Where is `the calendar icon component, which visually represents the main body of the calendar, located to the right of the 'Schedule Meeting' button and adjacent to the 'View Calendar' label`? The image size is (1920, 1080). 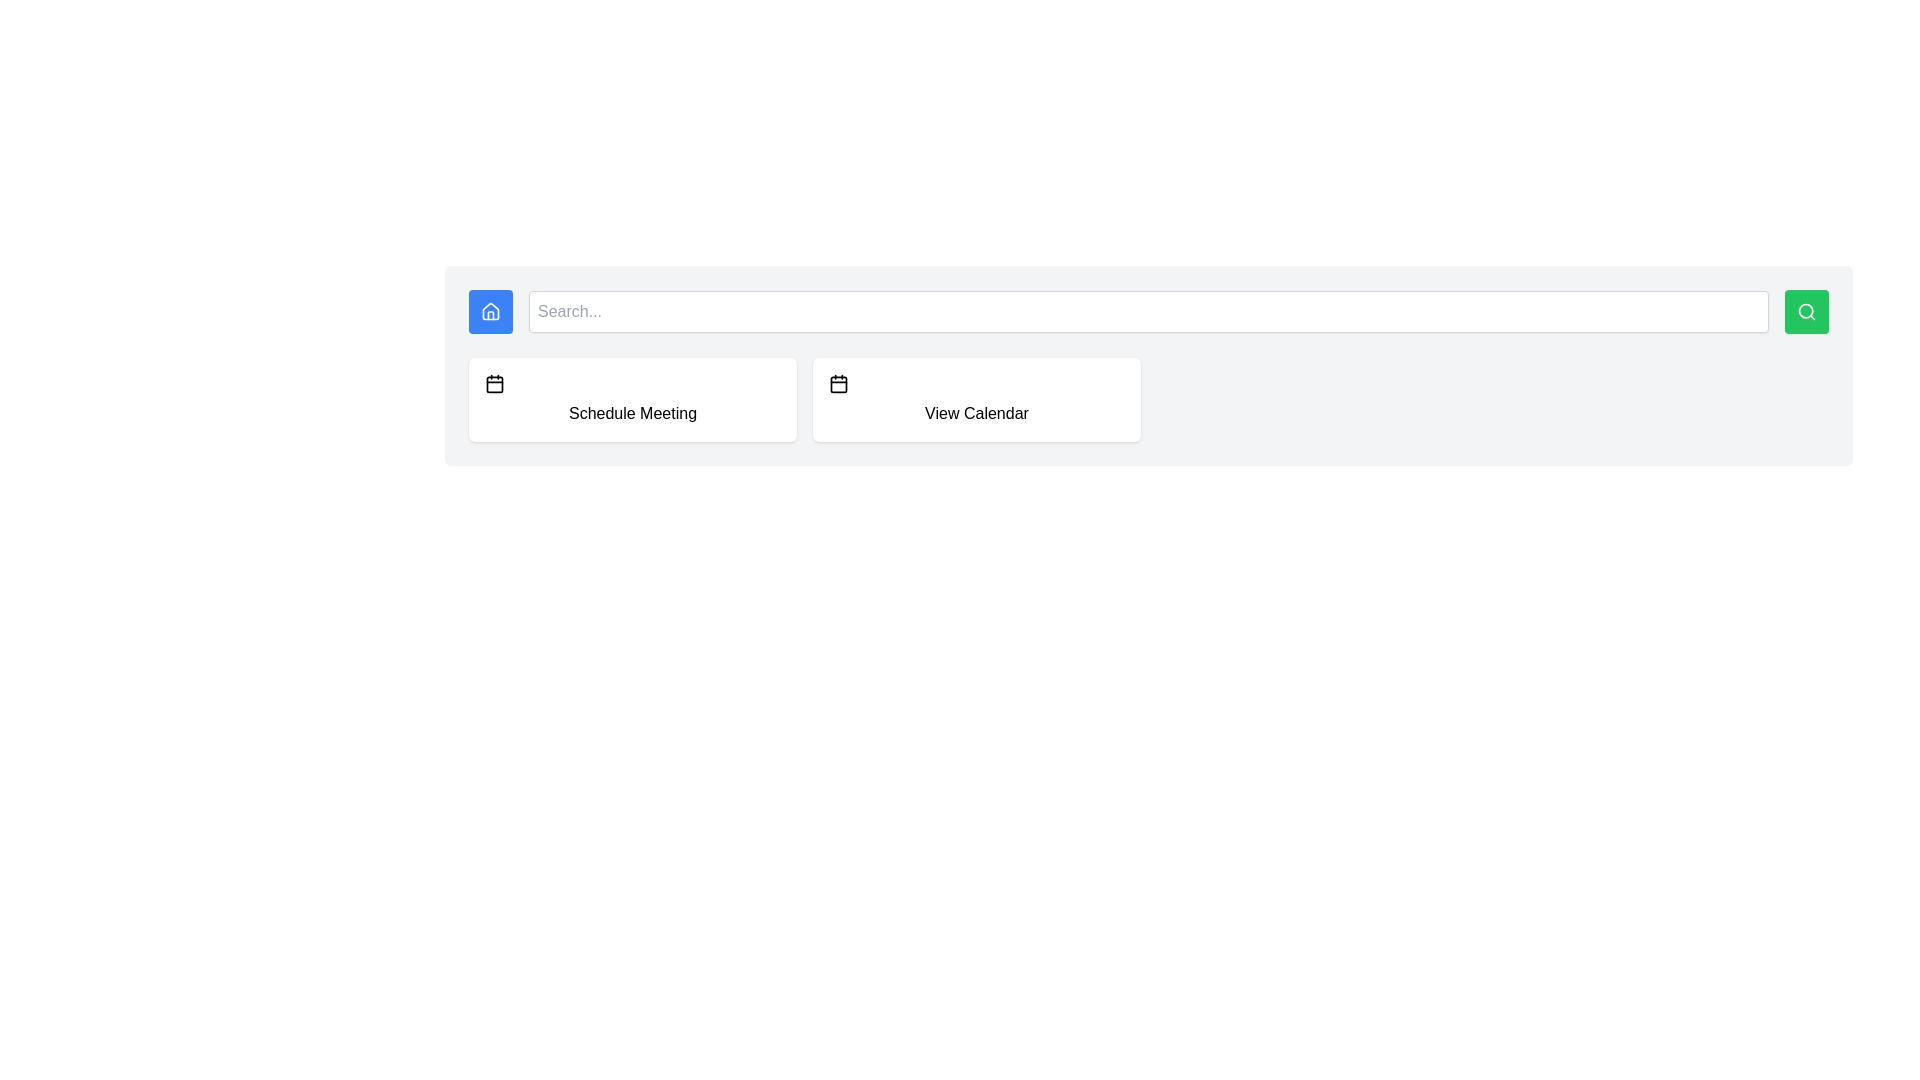
the calendar icon component, which visually represents the main body of the calendar, located to the right of the 'Schedule Meeting' button and adjacent to the 'View Calendar' label is located at coordinates (494, 384).